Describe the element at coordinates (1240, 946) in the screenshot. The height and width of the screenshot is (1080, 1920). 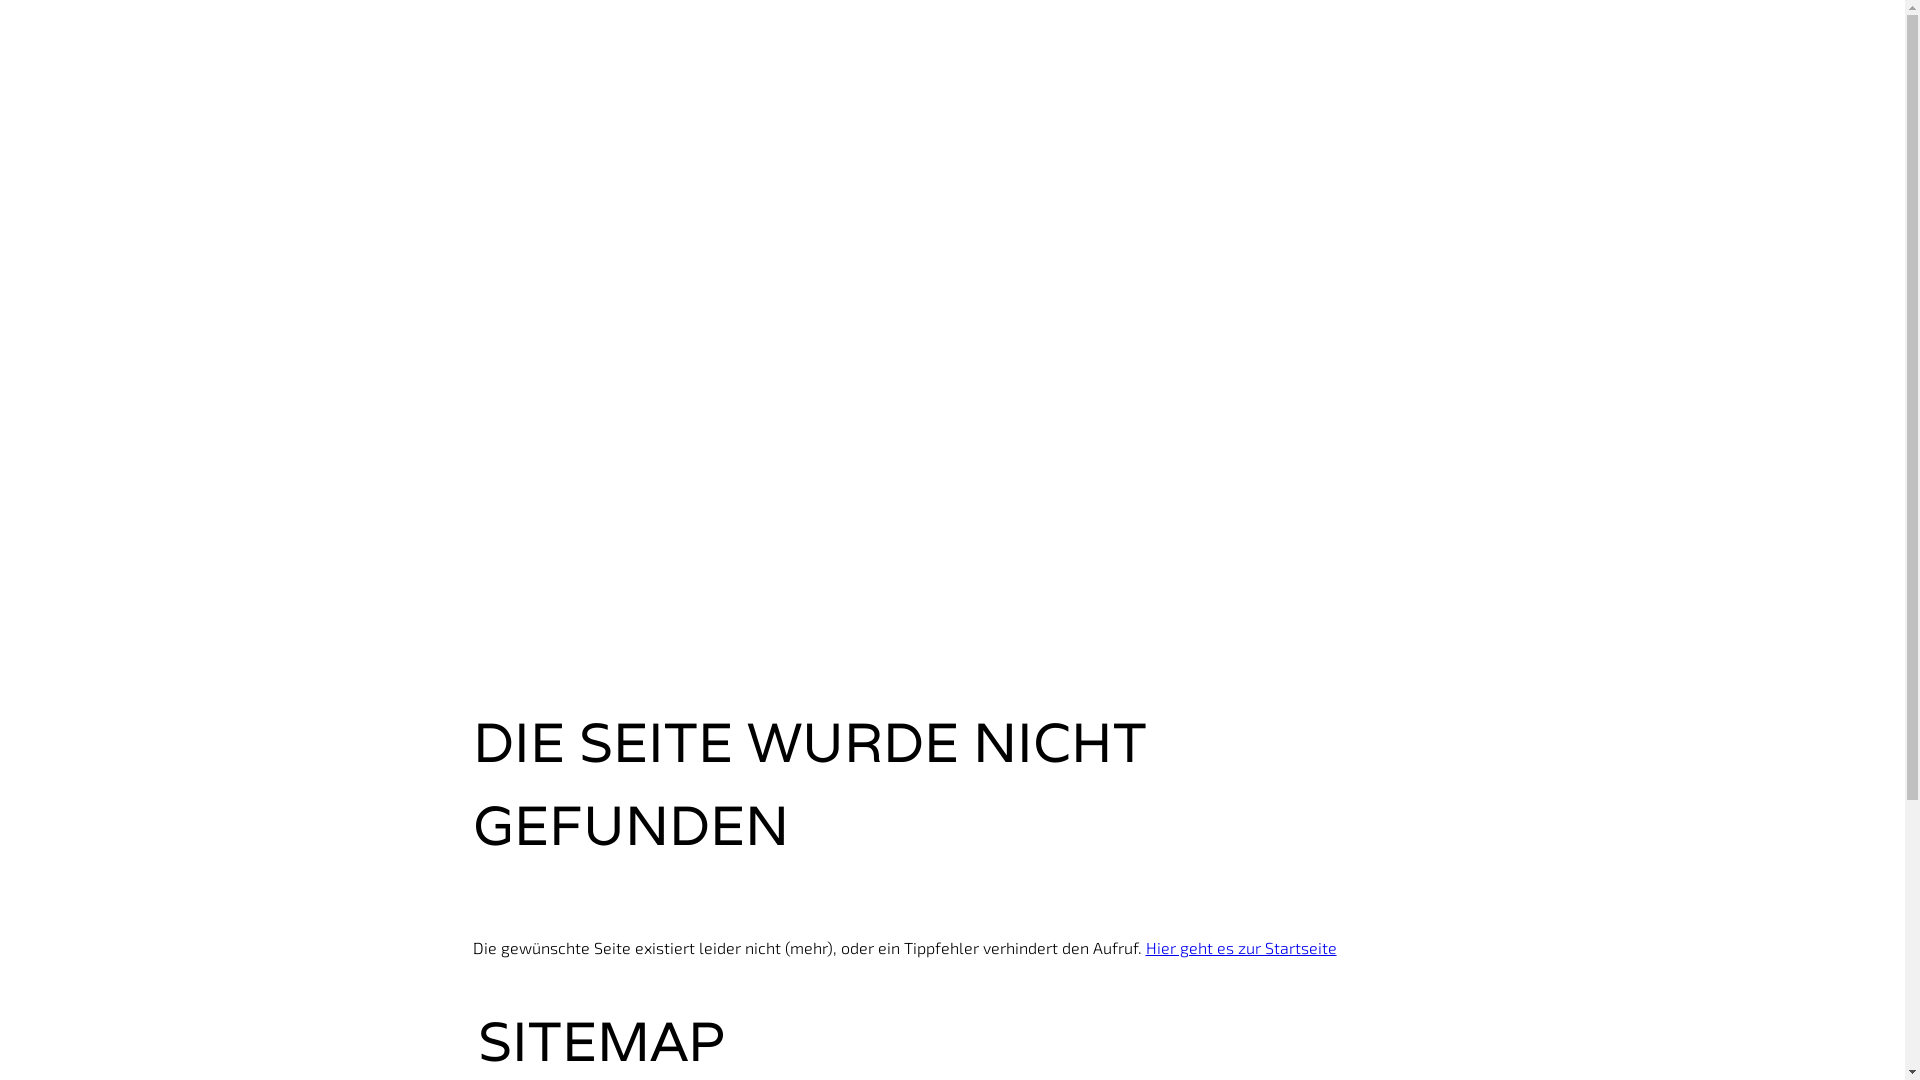
I see `'Hier geht es zur Startseite'` at that location.